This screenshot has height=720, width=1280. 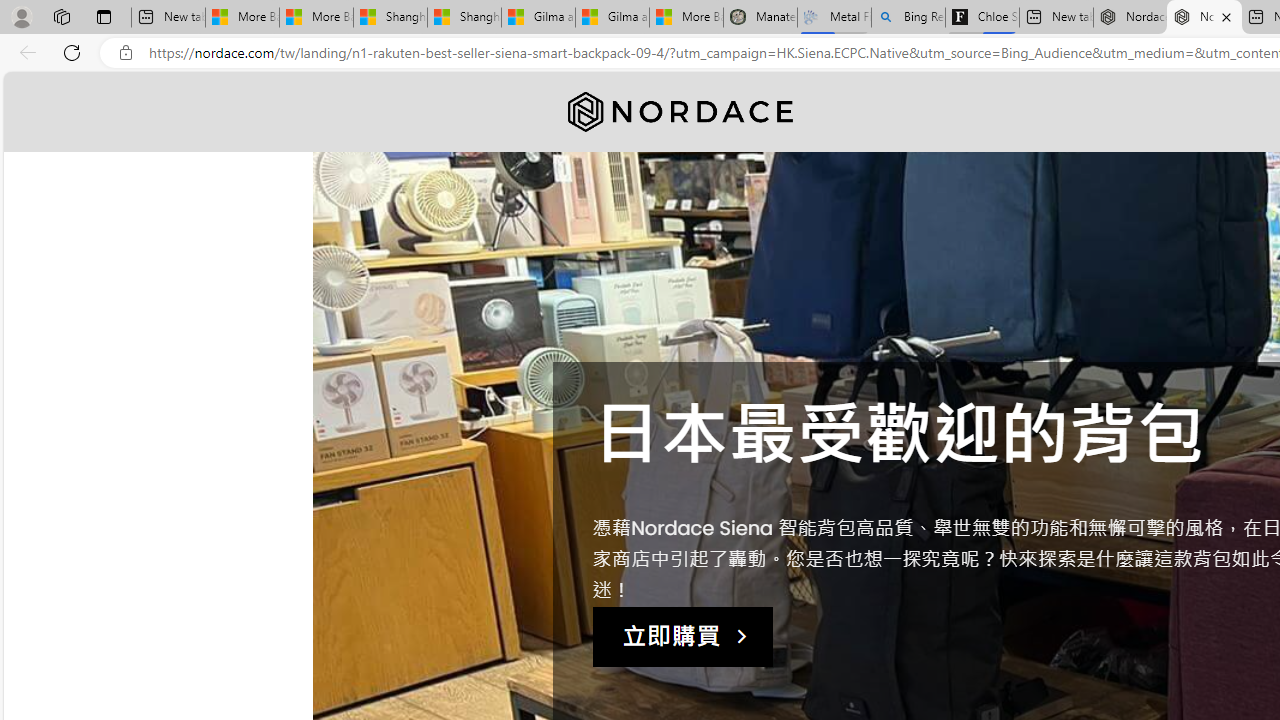 What do you see at coordinates (759, 17) in the screenshot?
I see `'Manatee Mortality Statistics | FWC'` at bounding box center [759, 17].